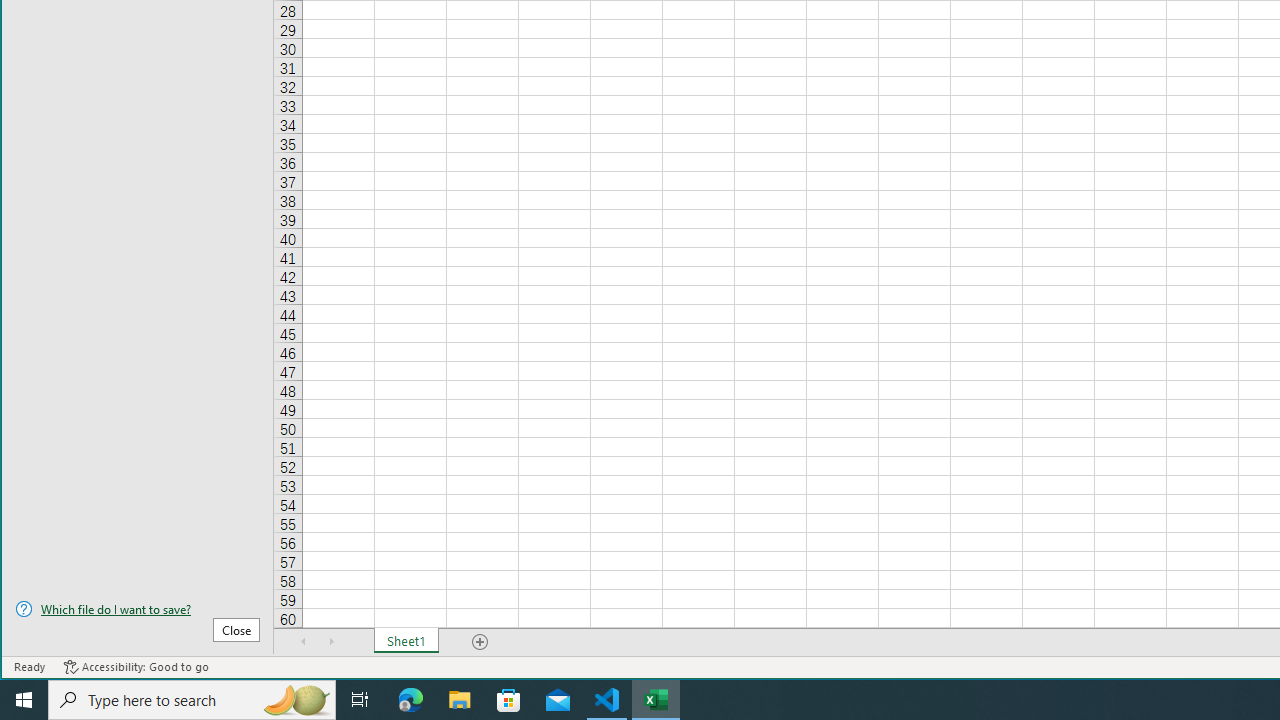 The image size is (1280, 720). I want to click on 'Start', so click(24, 698).